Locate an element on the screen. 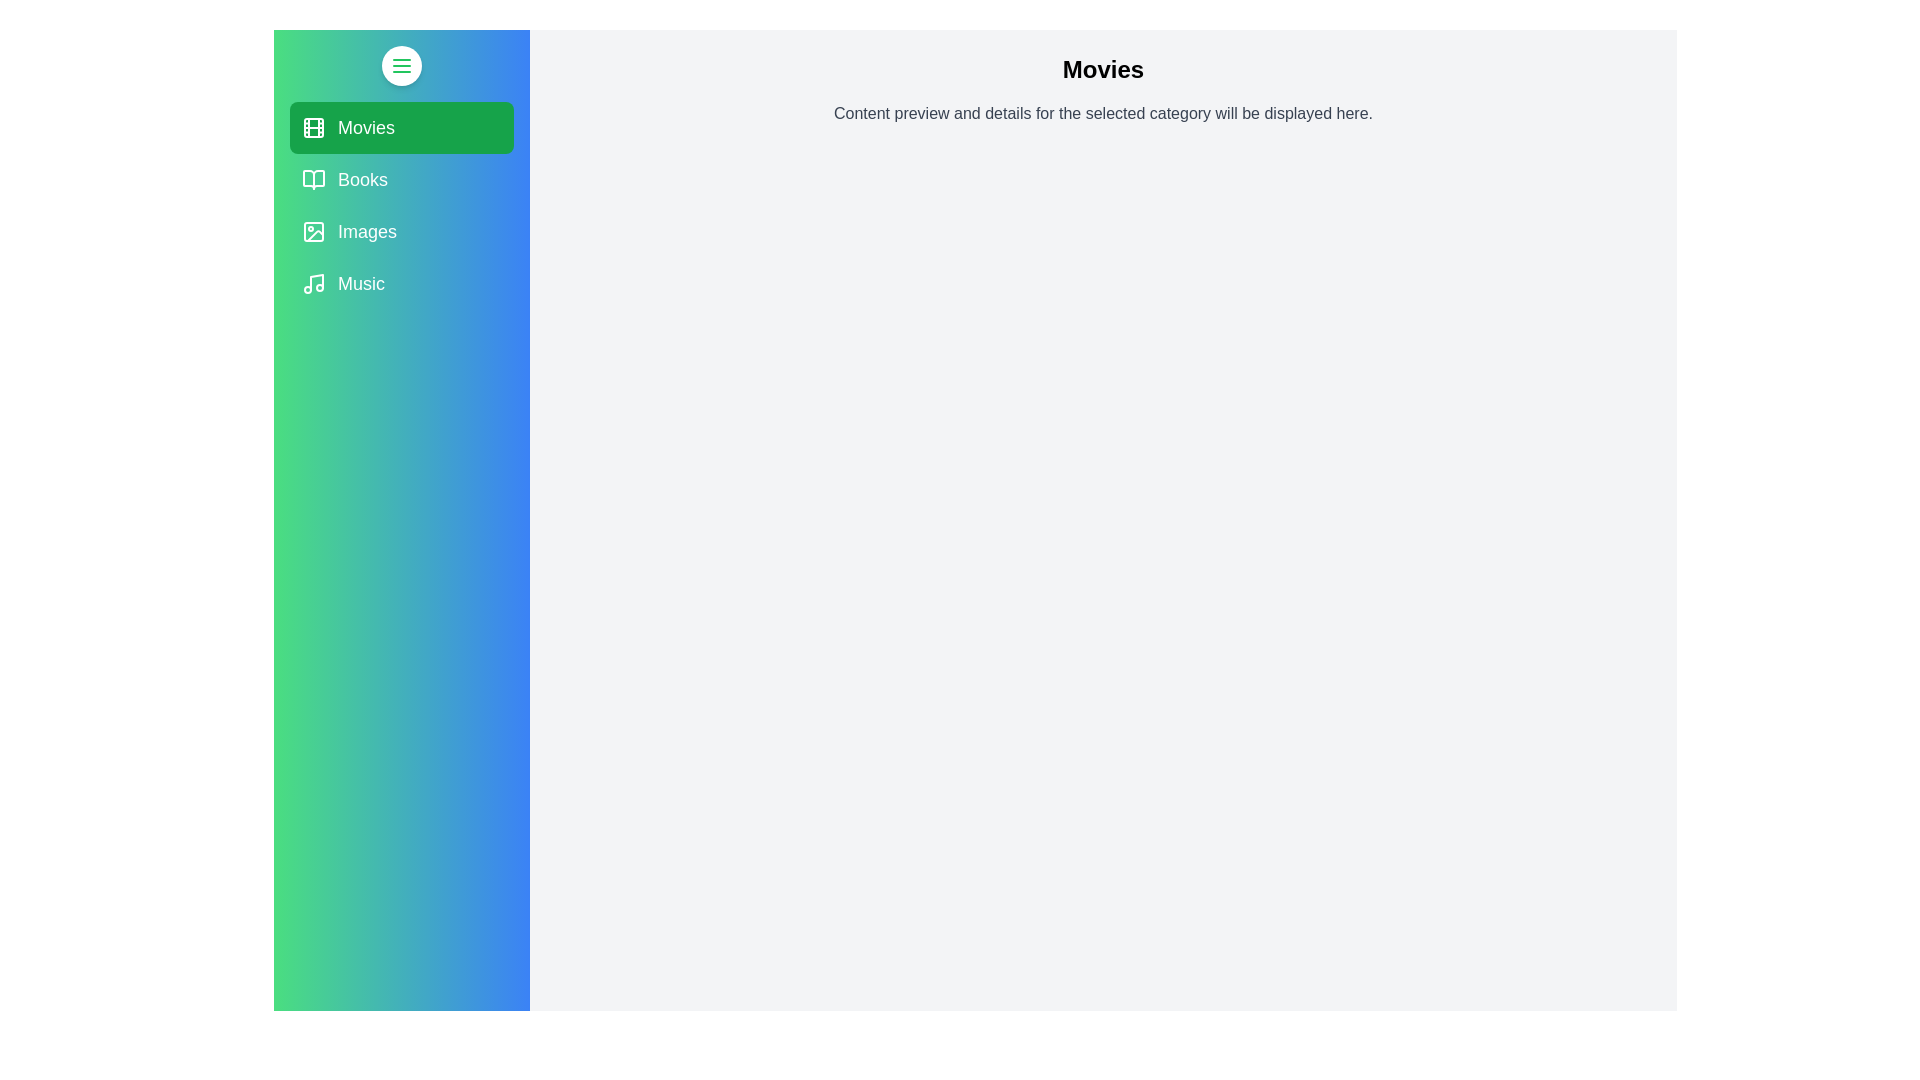  the category Movies to view its details is located at coordinates (401, 127).